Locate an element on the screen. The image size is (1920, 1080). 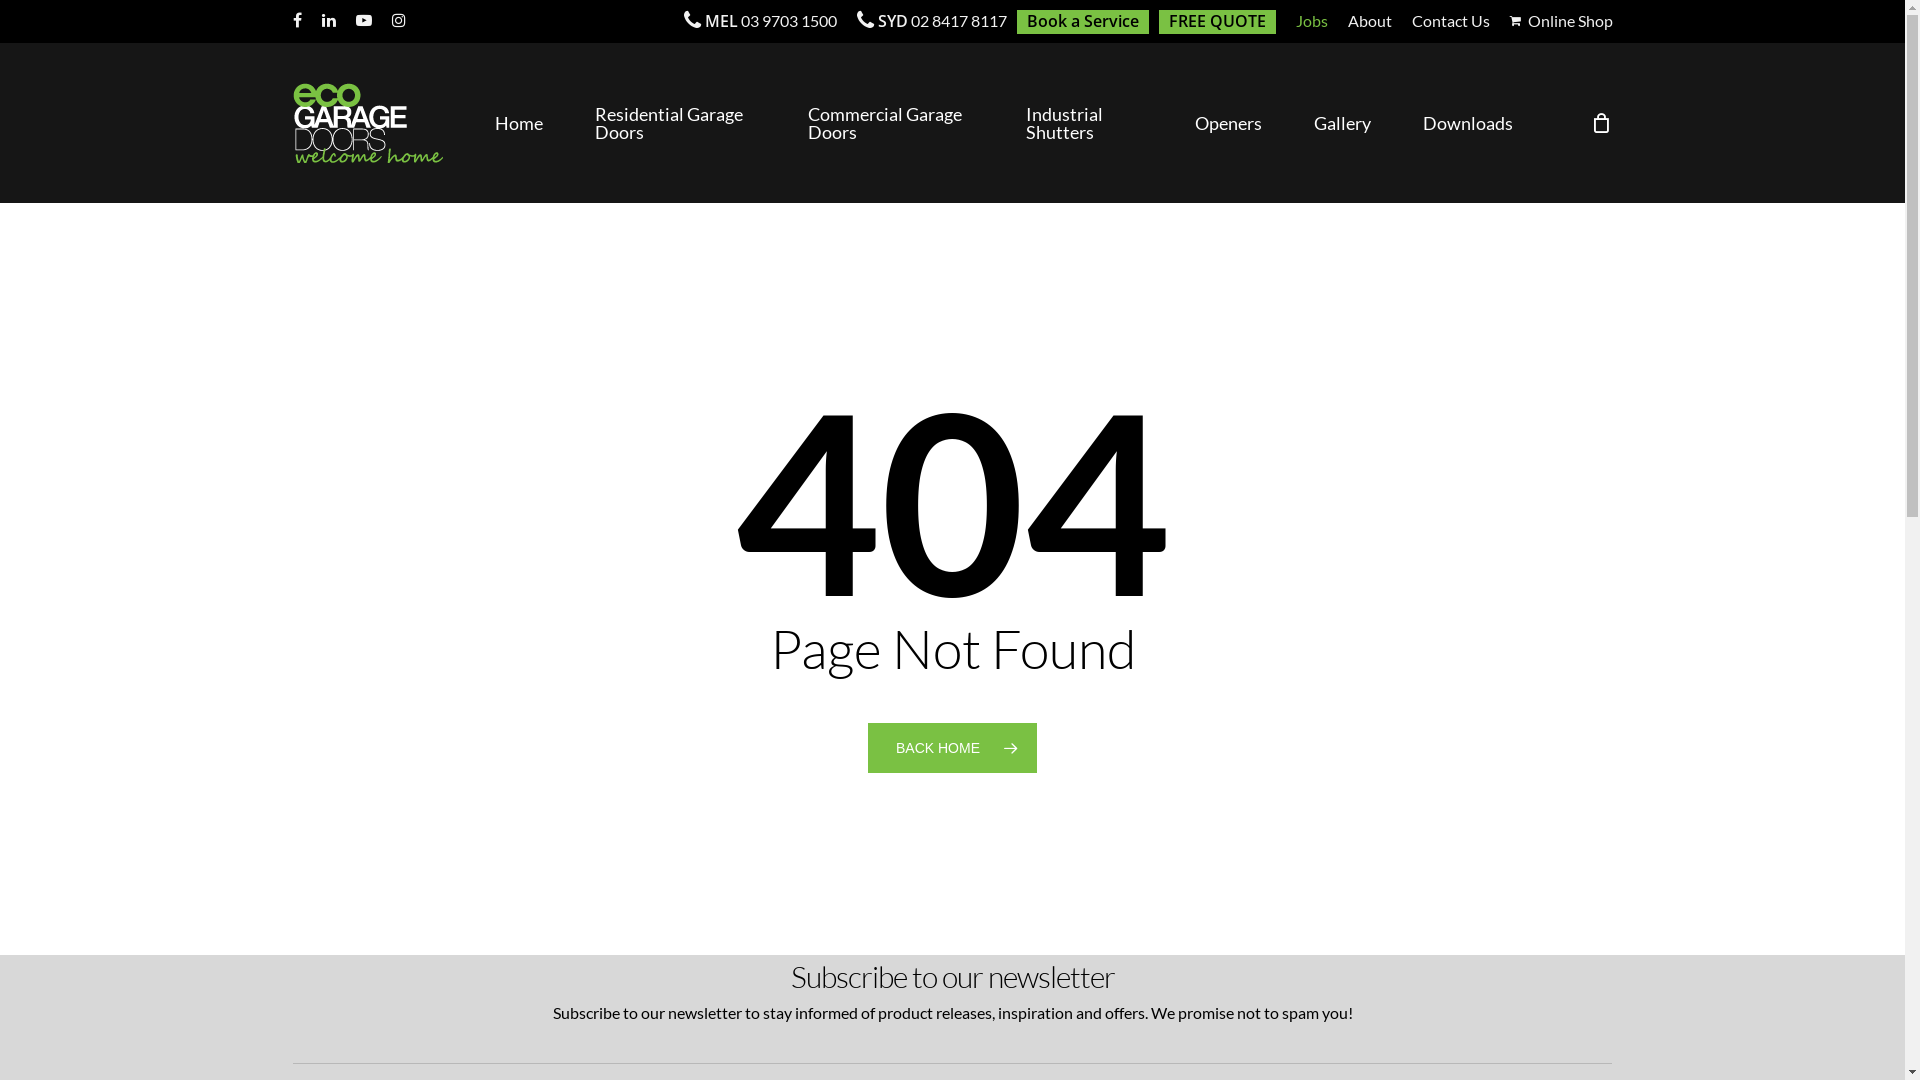
'Online Shop' is located at coordinates (1560, 20).